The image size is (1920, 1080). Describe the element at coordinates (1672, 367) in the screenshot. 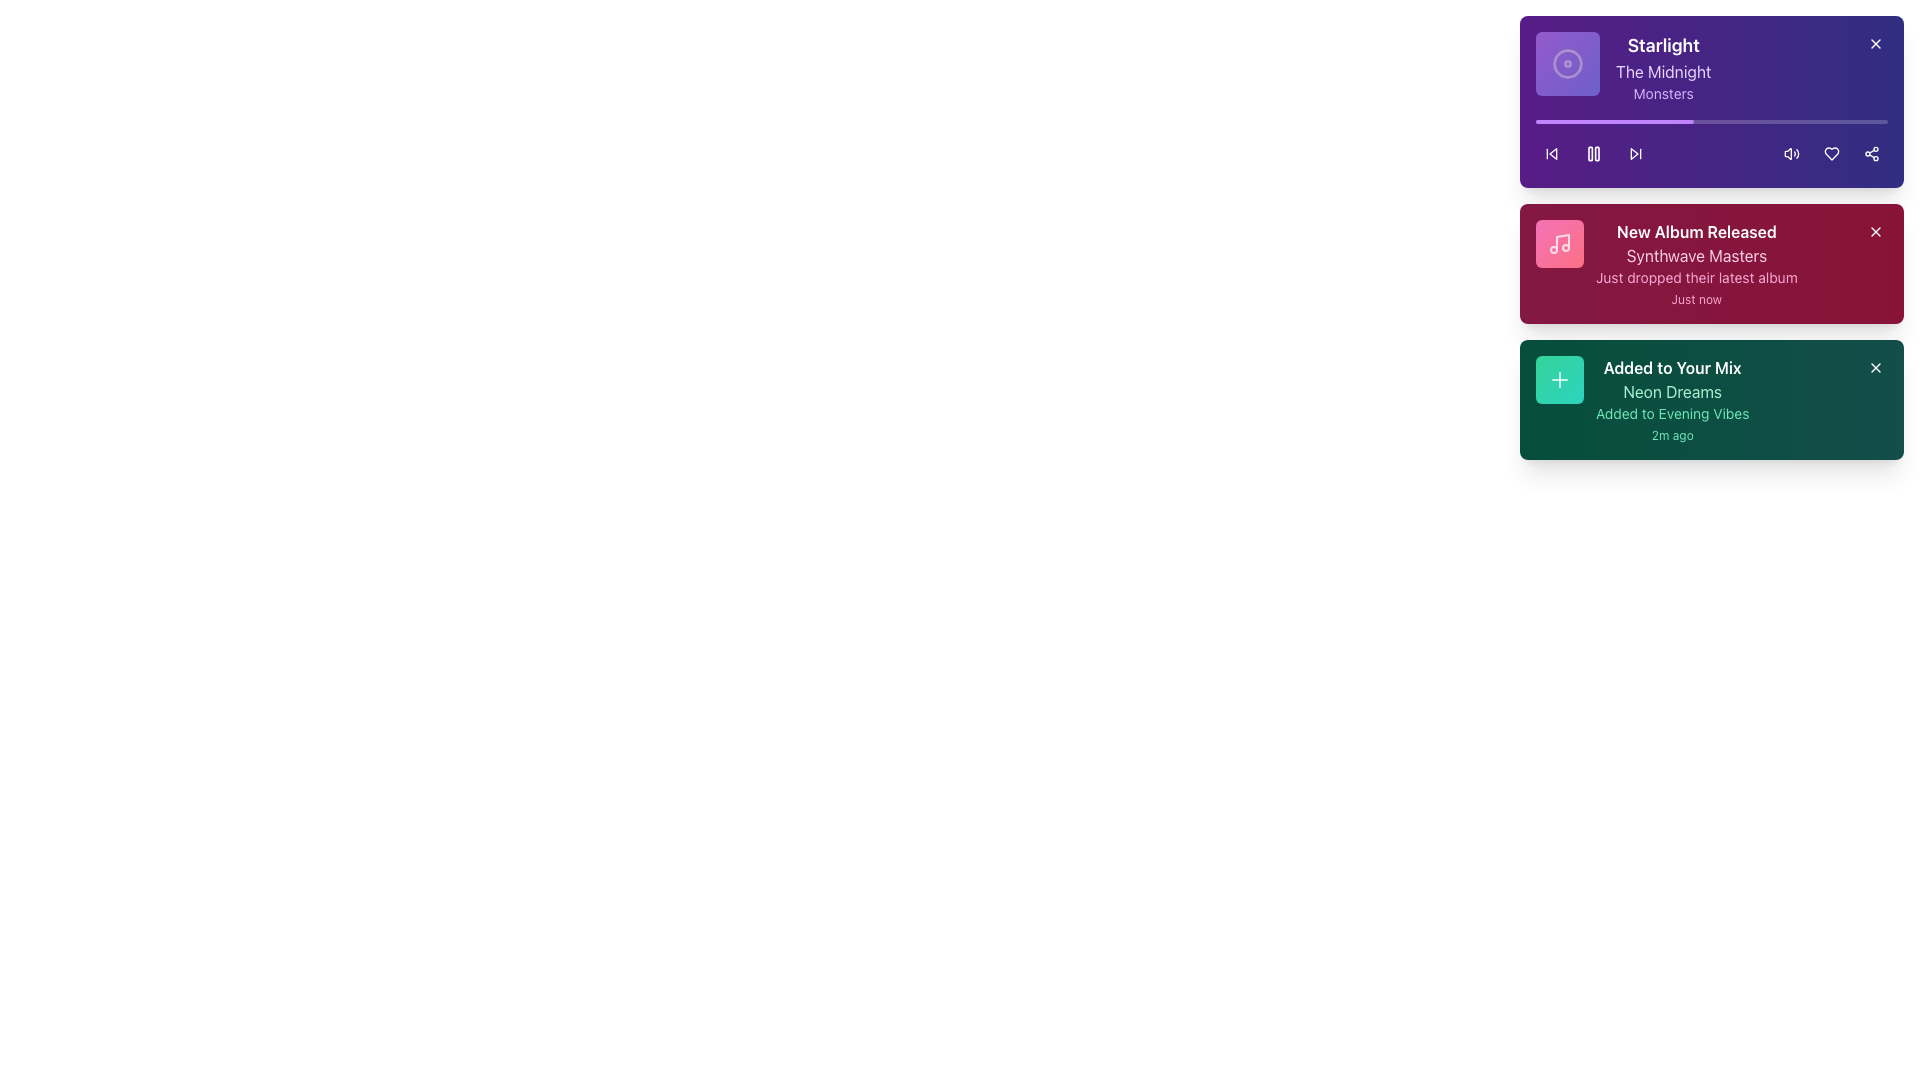

I see `the static text label displaying 'Added to Your Mix', which is styled in bold white font on a dark green background, located at the bottom of the notification-like cards on the right side of the interface` at that location.